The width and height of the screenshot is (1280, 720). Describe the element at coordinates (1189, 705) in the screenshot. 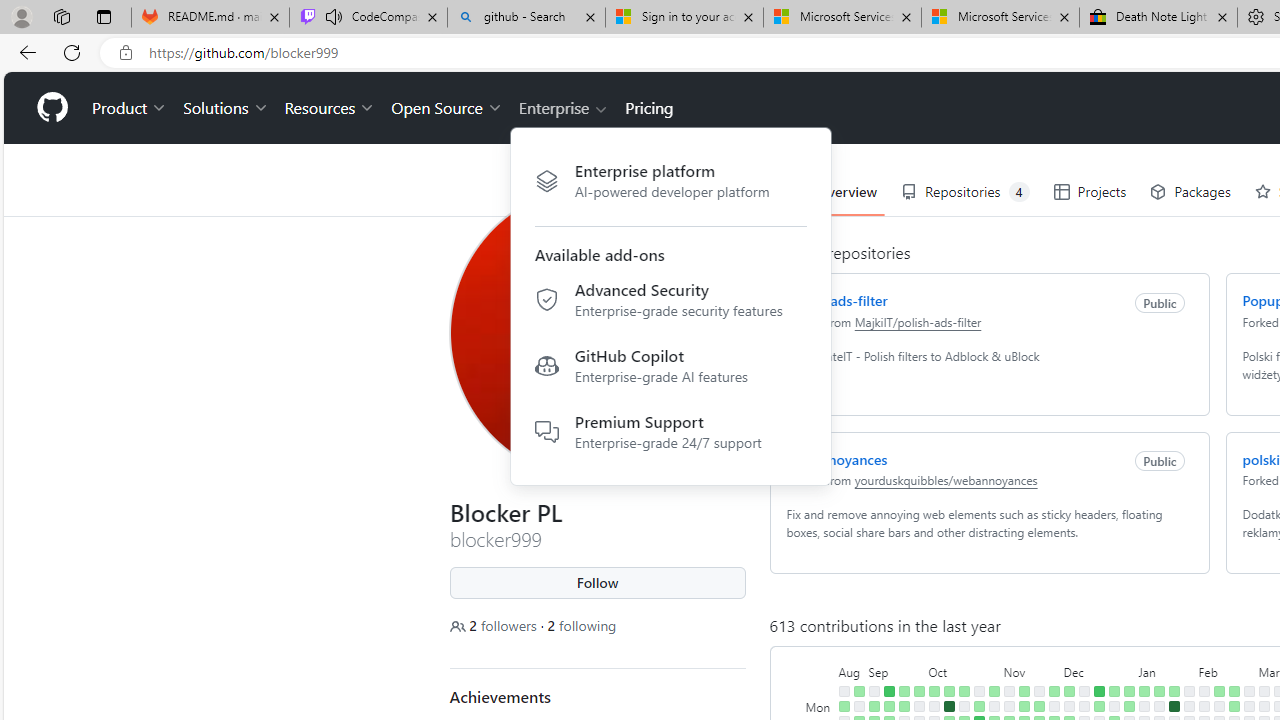

I see `'No contributions on January 29th.'` at that location.